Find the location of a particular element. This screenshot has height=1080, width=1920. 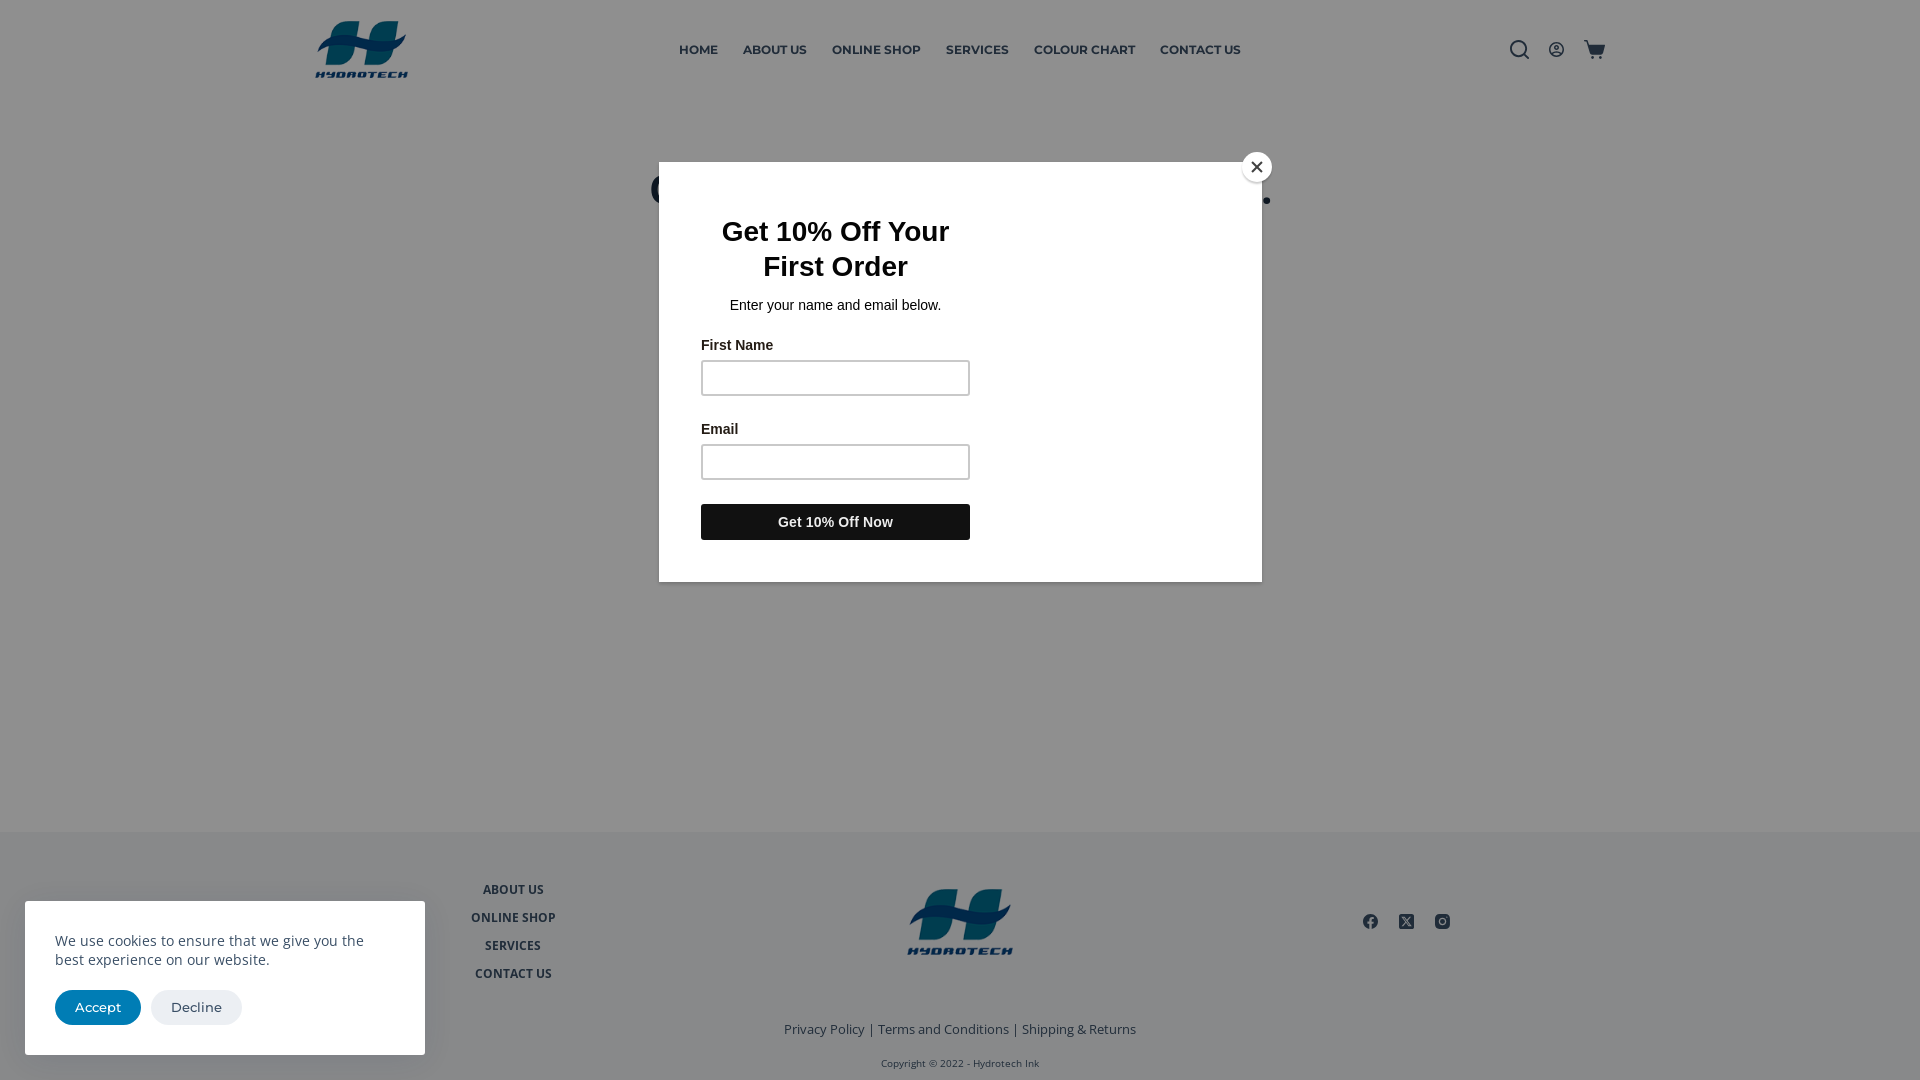

'SERVICES' is located at coordinates (933, 48).